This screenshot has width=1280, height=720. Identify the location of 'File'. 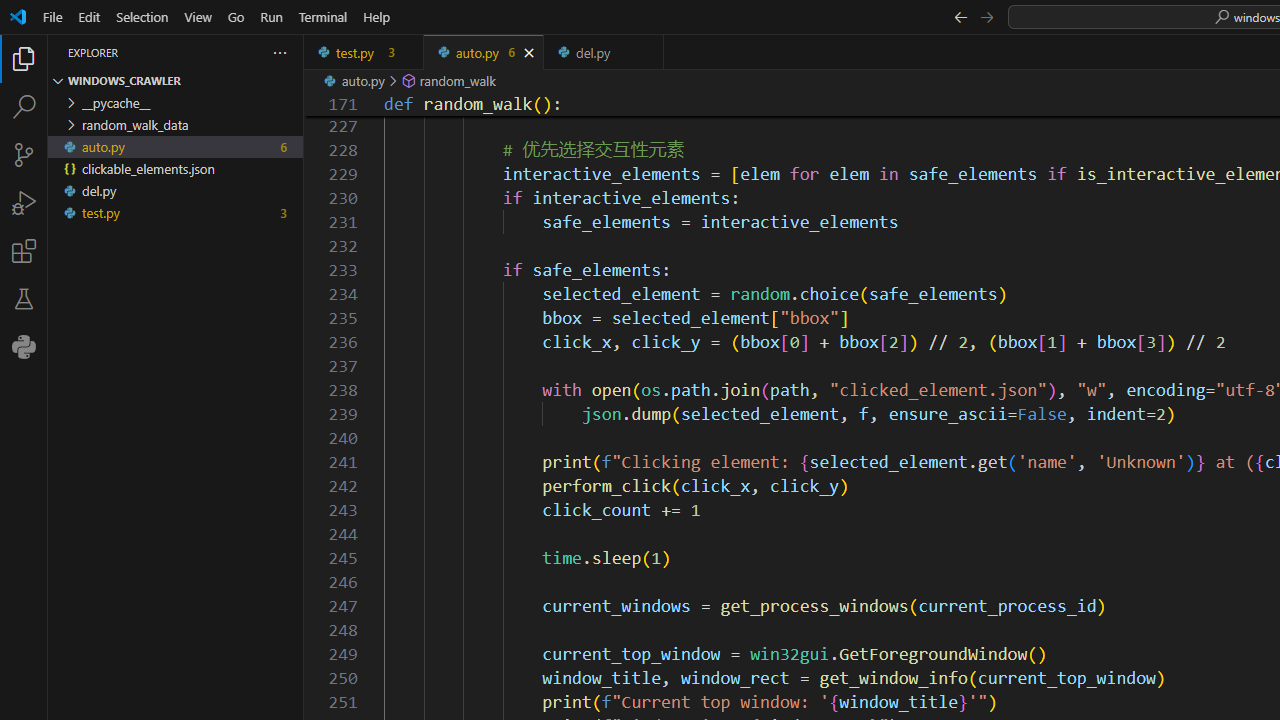
(52, 16).